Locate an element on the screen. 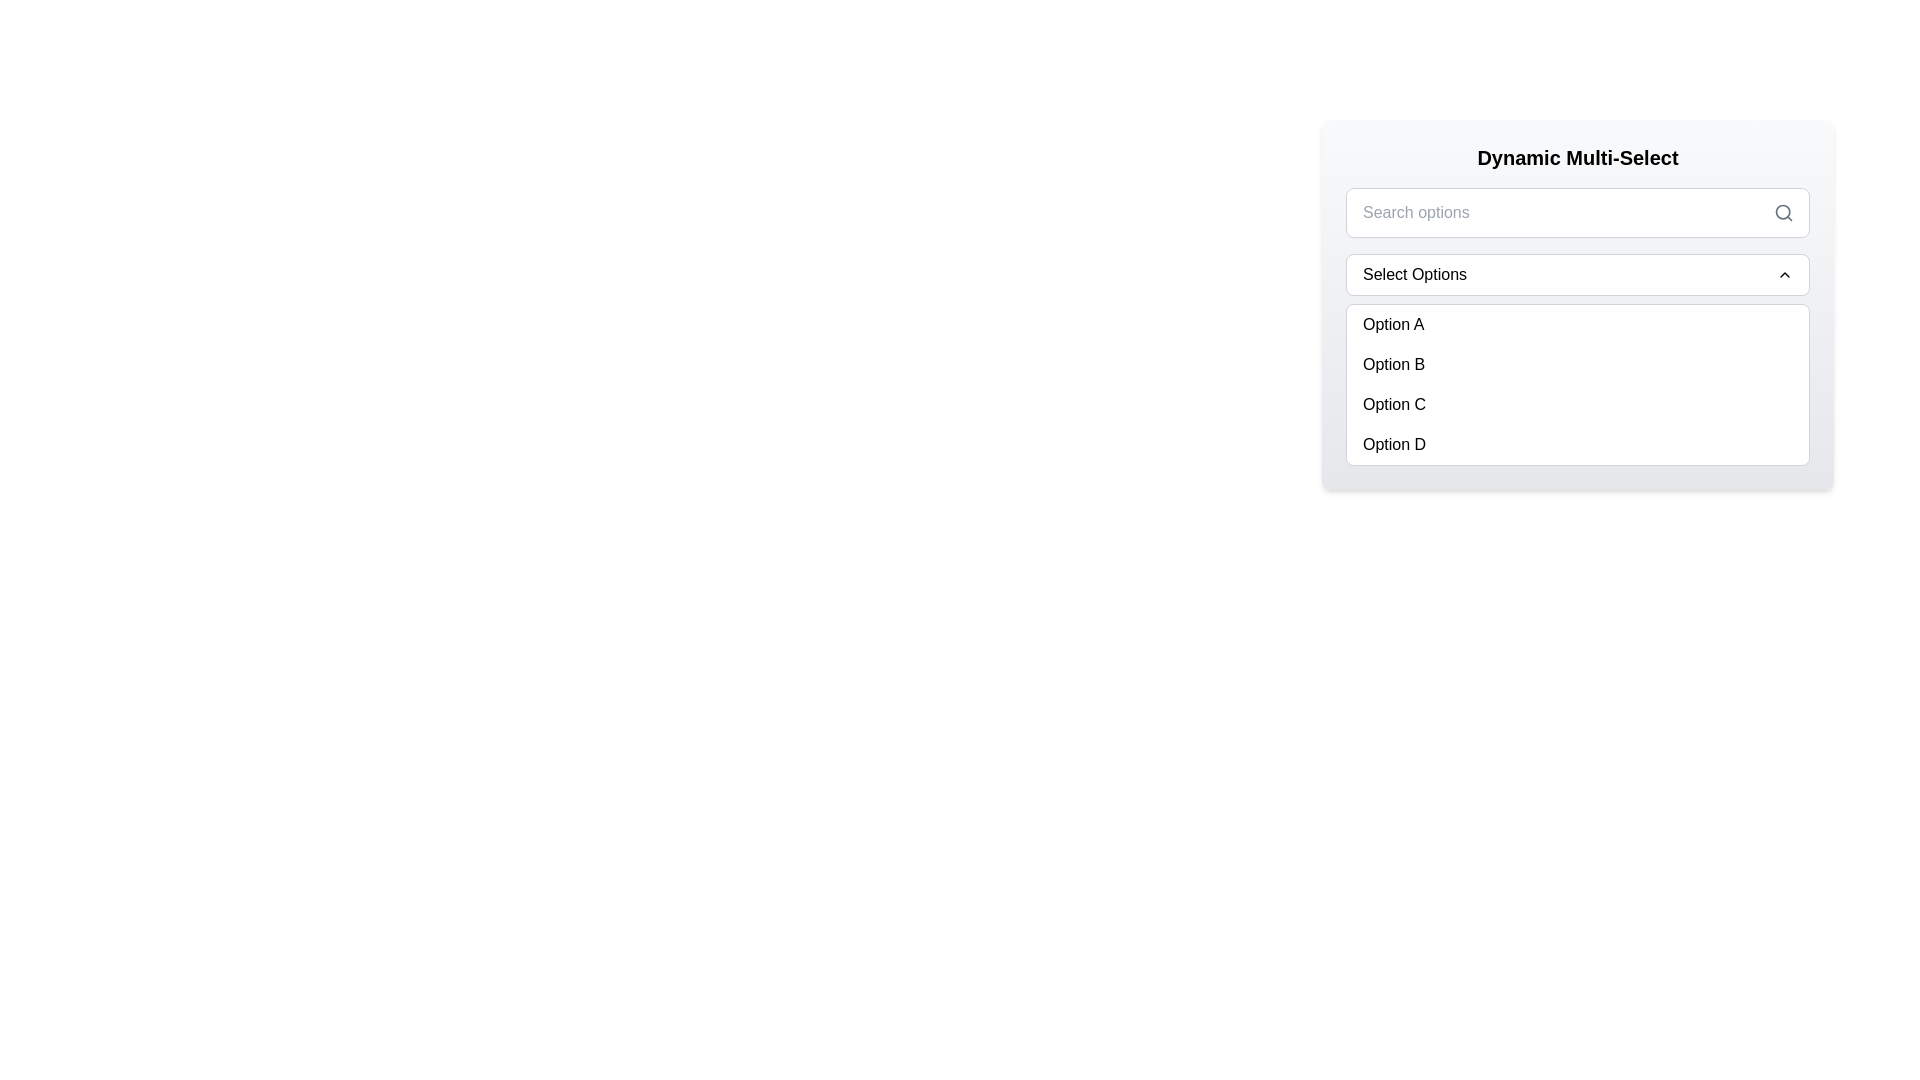  the text 'Option C' in the dropdown menu is located at coordinates (1393, 405).